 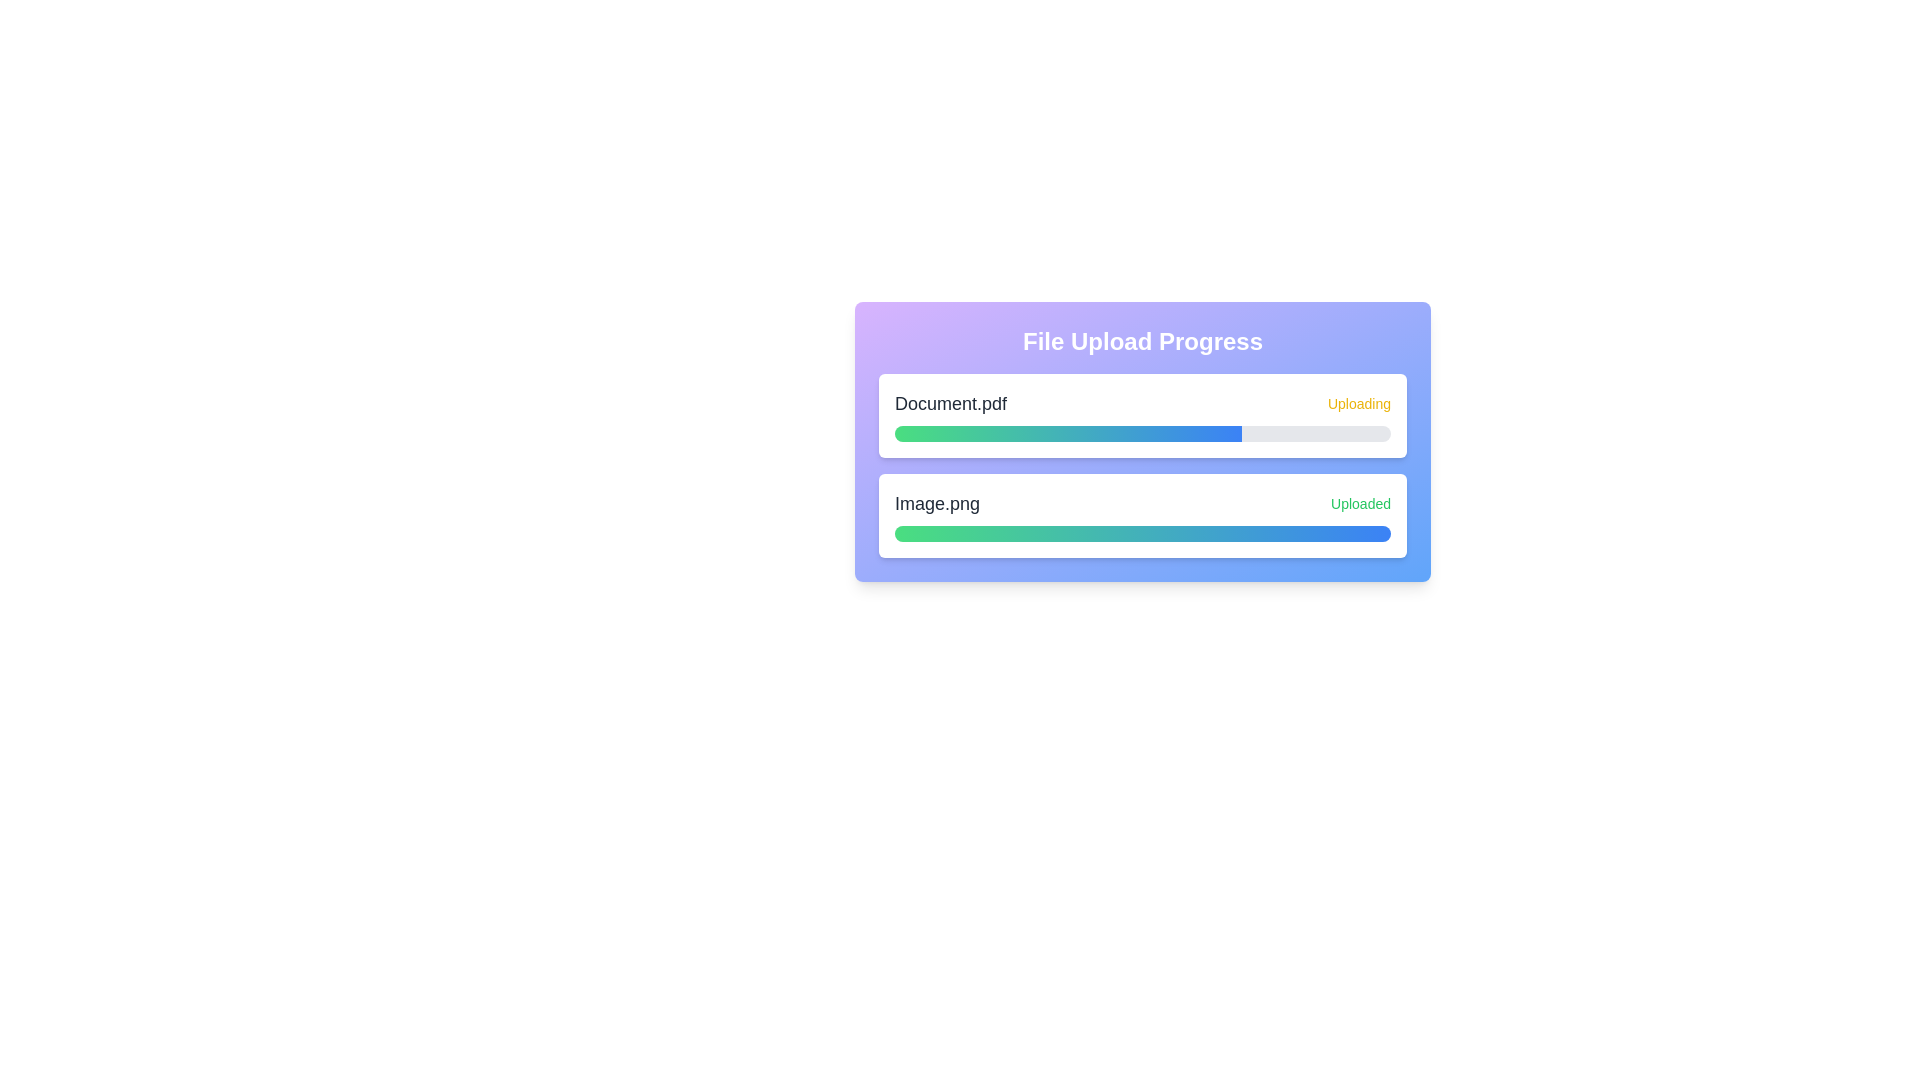 What do you see at coordinates (1359, 404) in the screenshot?
I see `the status text 'Uploading' to trigger additional information or action` at bounding box center [1359, 404].